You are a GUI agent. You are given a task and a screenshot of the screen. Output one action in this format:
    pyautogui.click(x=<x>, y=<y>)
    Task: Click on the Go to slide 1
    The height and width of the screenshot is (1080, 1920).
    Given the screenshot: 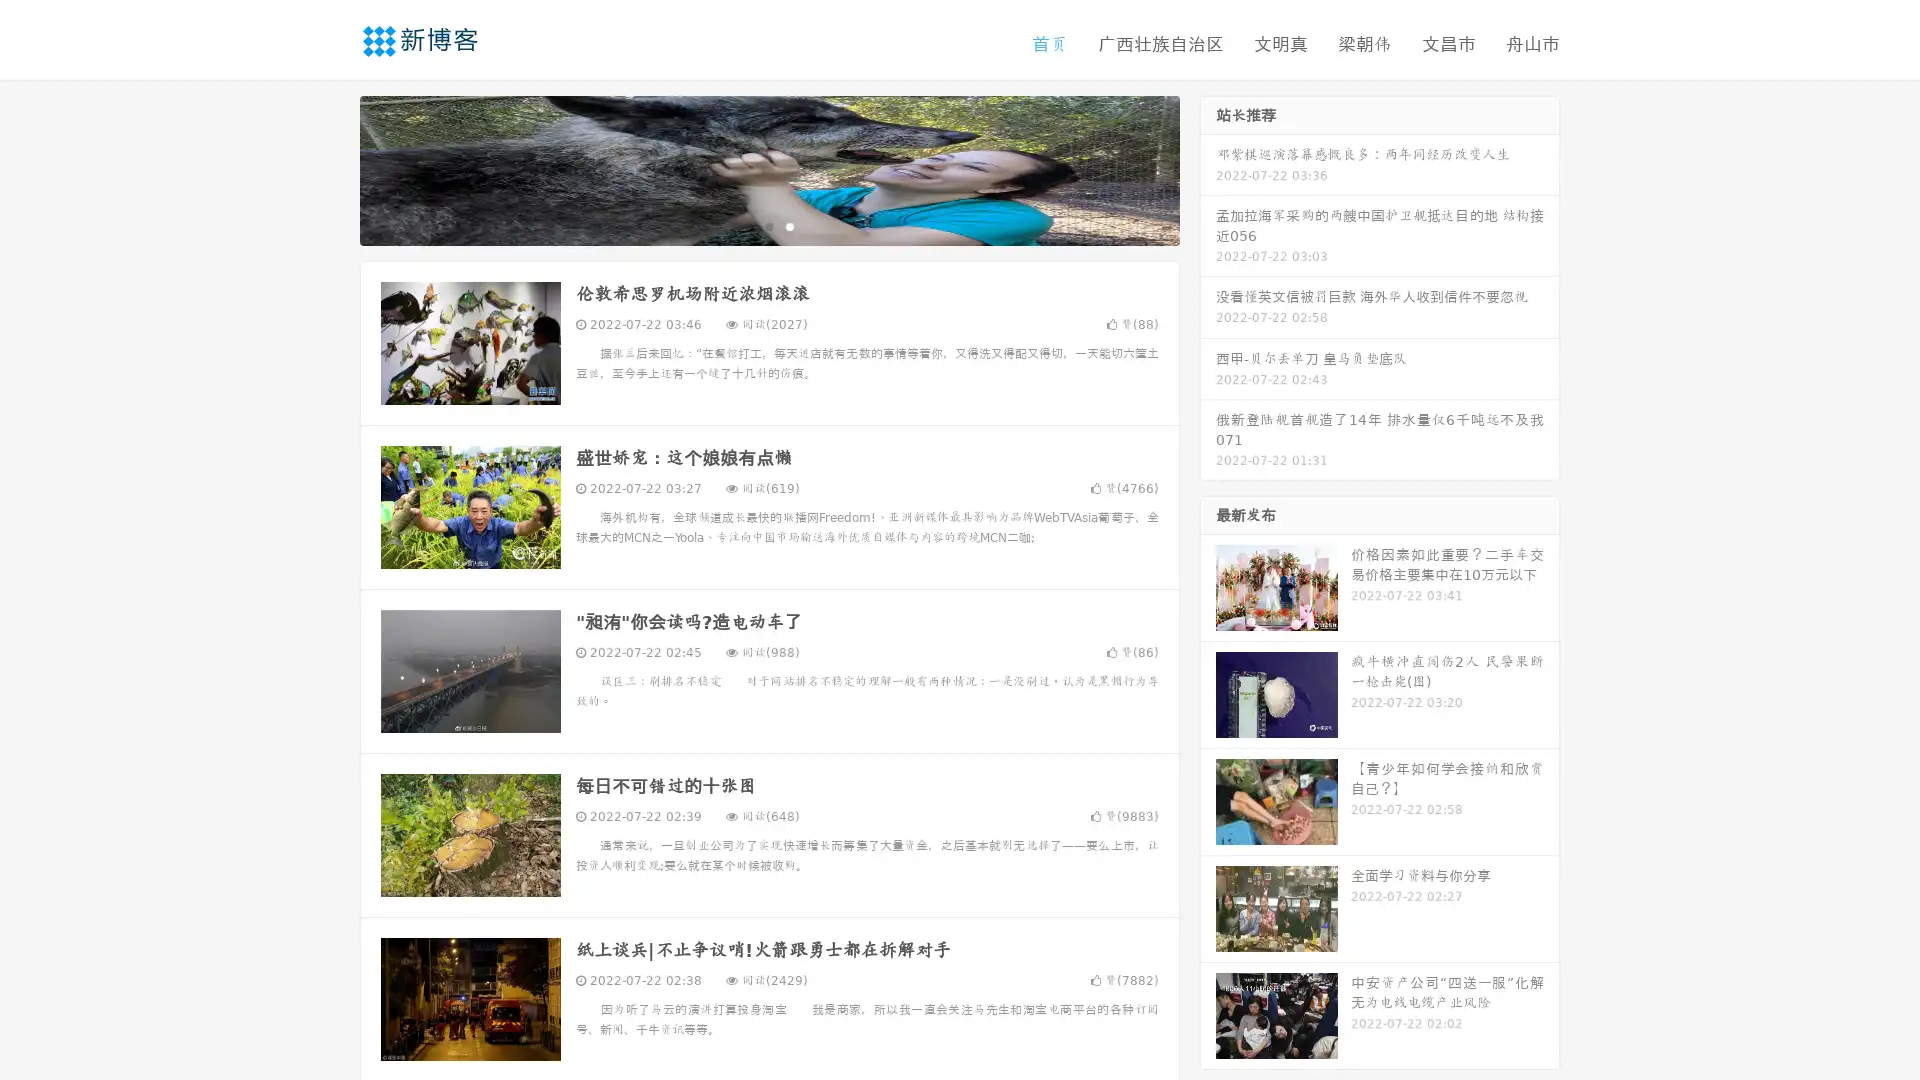 What is the action you would take?
    pyautogui.click(x=748, y=225)
    